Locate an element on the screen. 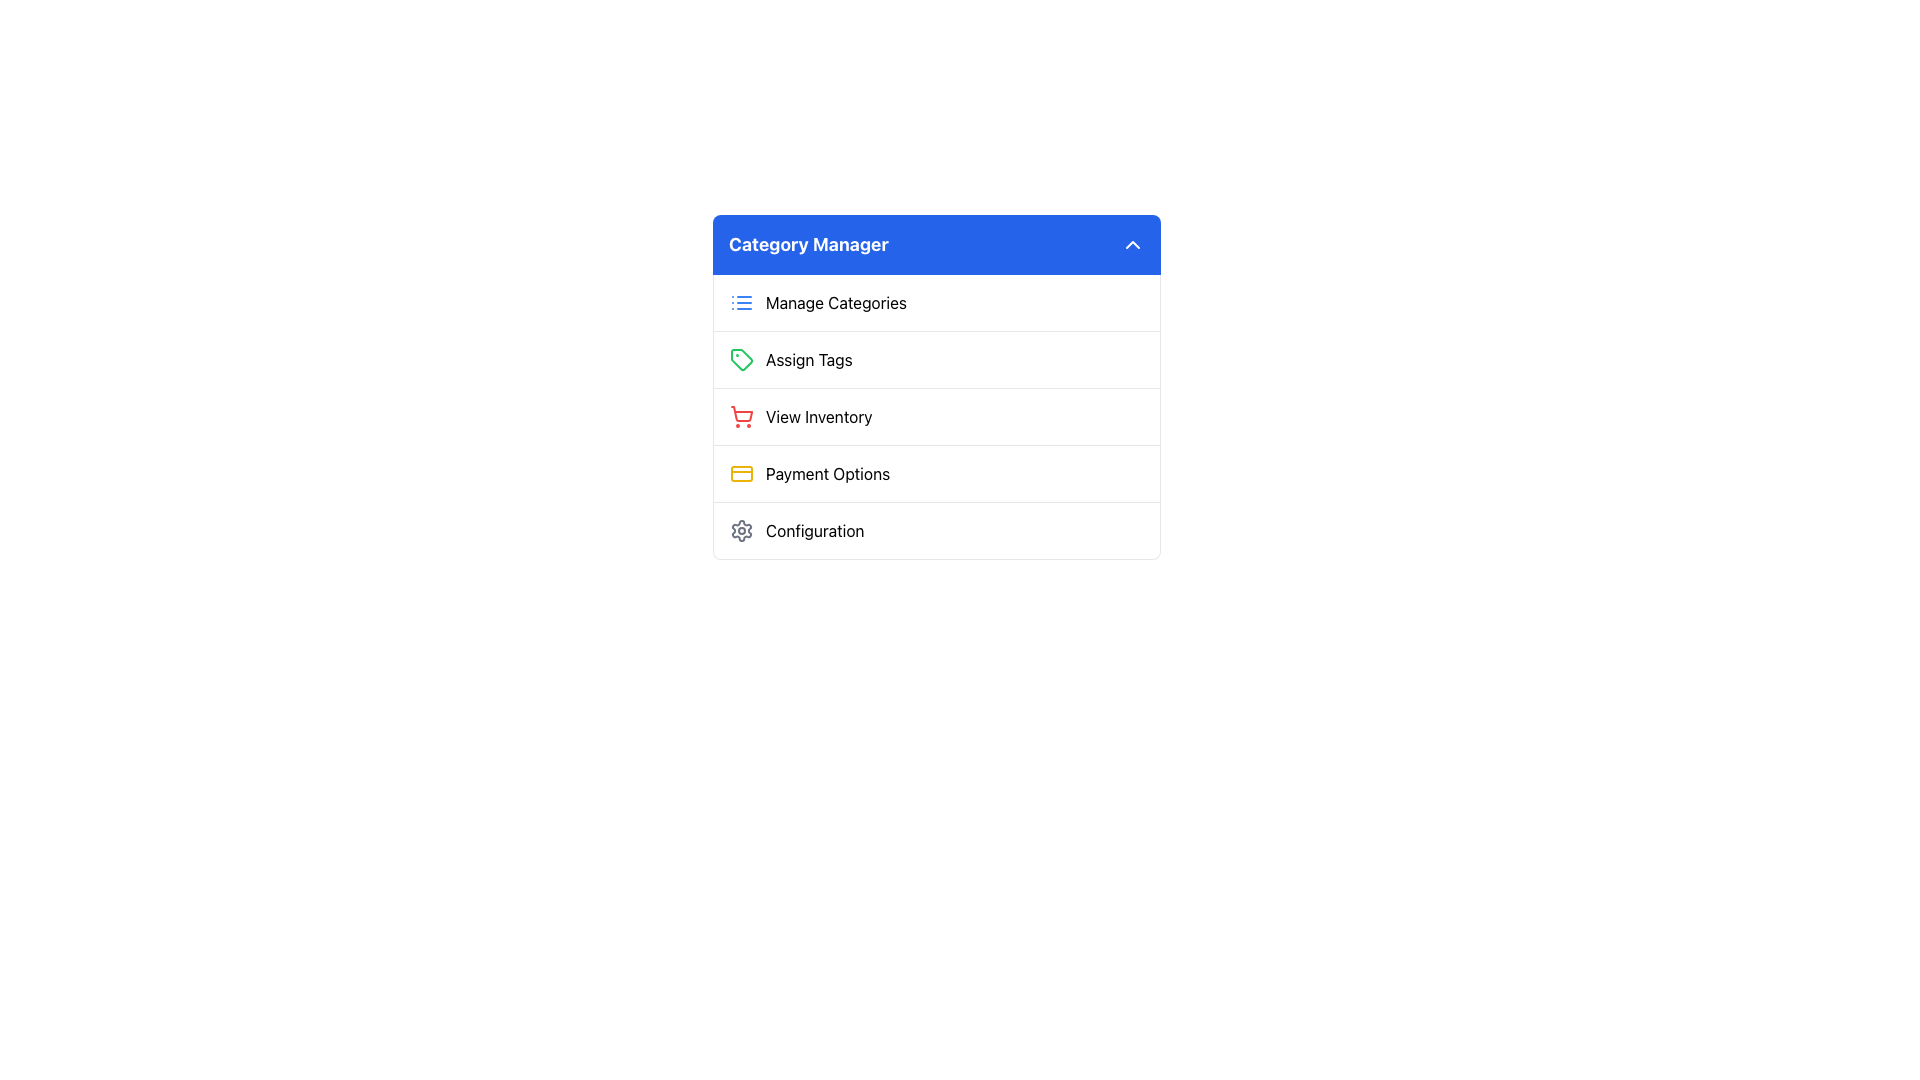  the settings icon located in the fifth position of the 'Configuration' menu list item within the 'Category Manager' dropdown interface is located at coordinates (741, 530).